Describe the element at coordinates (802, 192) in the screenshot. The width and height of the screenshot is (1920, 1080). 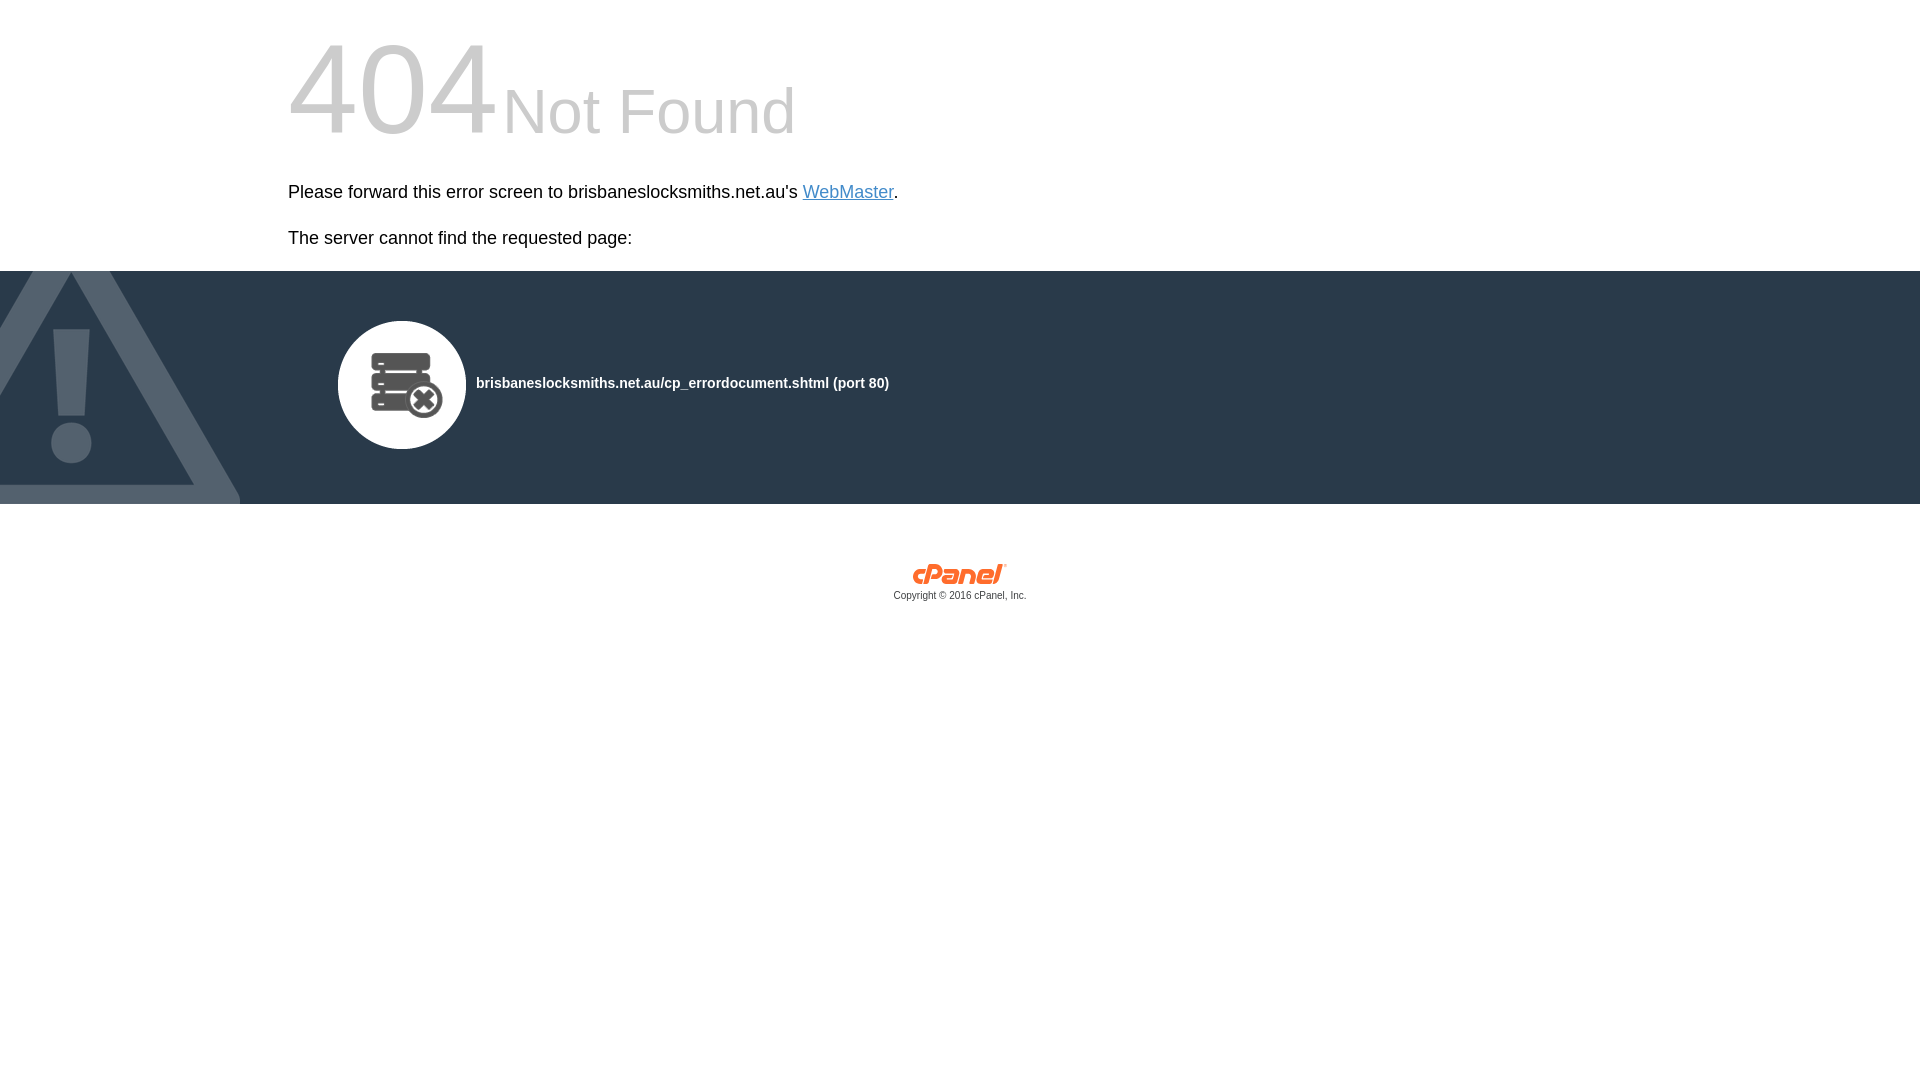
I see `'WebMaster'` at that location.